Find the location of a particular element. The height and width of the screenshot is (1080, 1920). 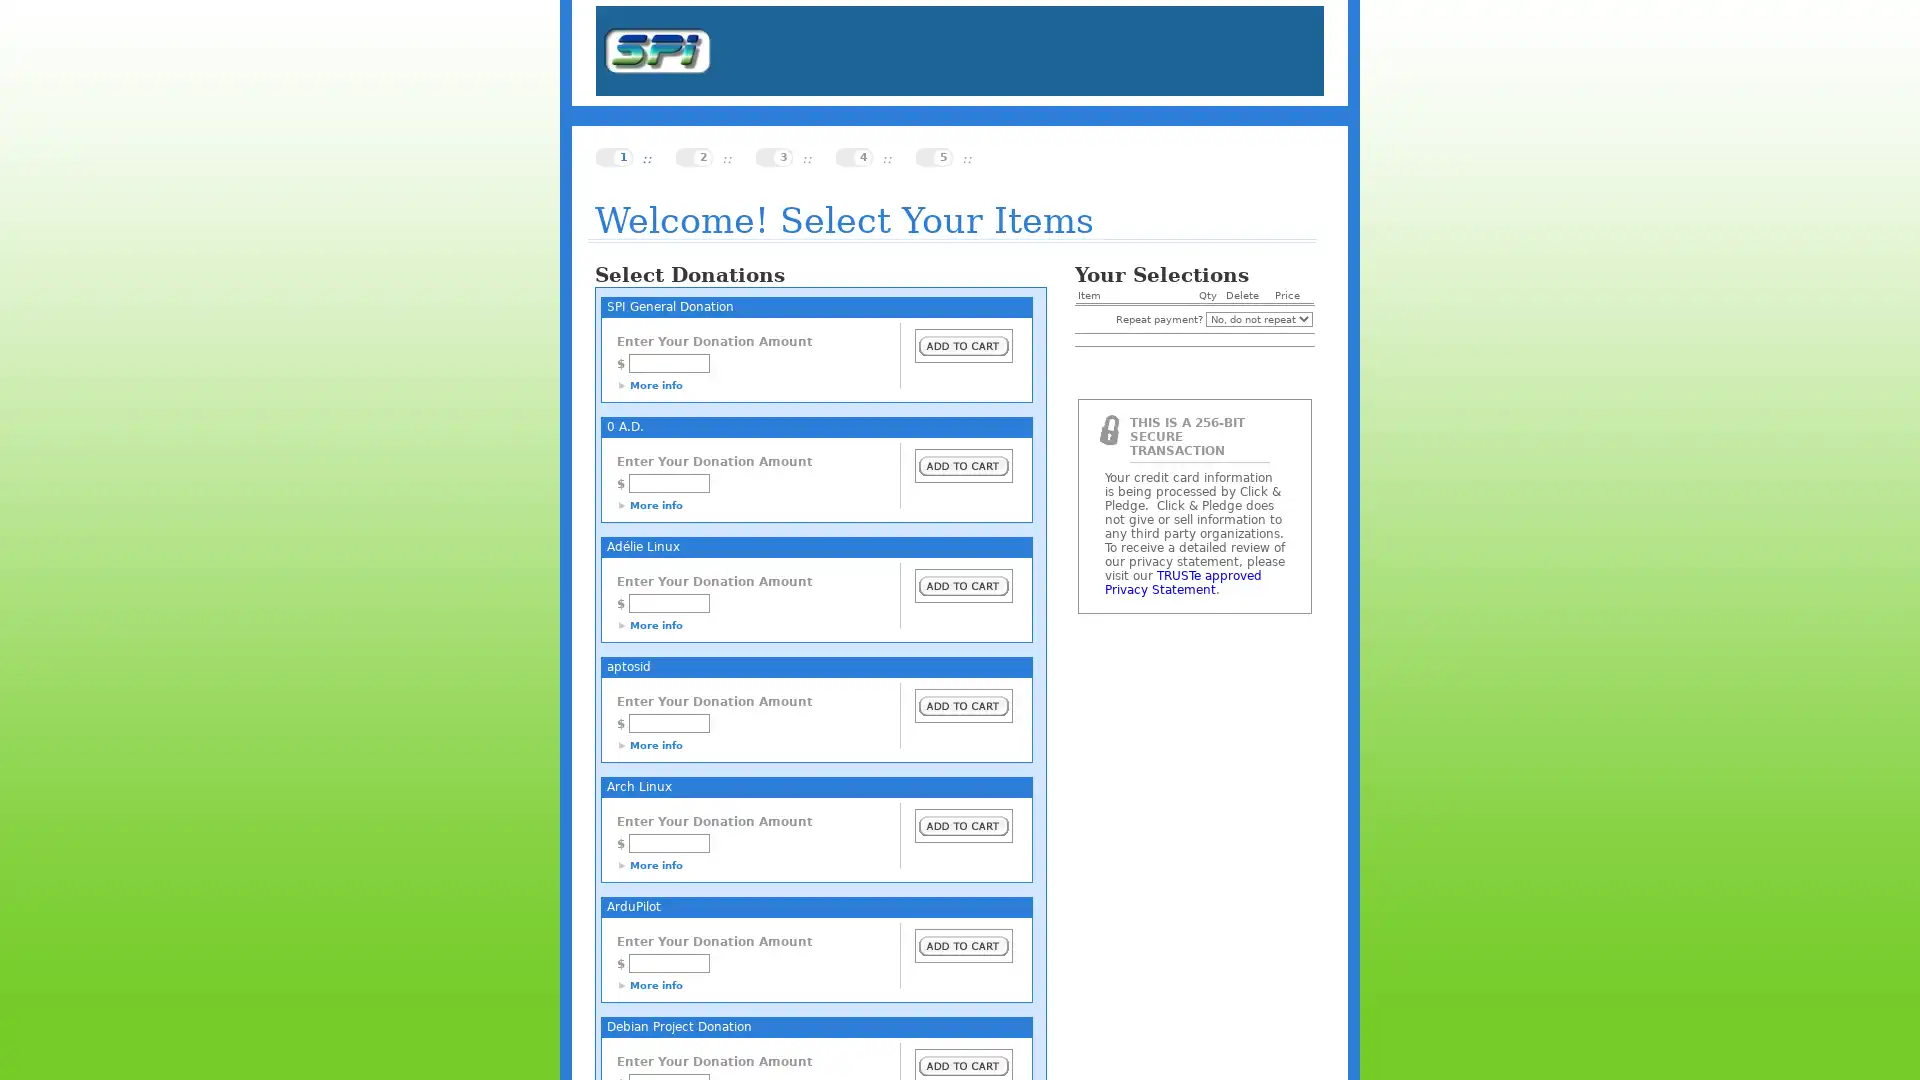

Submit is located at coordinates (964, 825).